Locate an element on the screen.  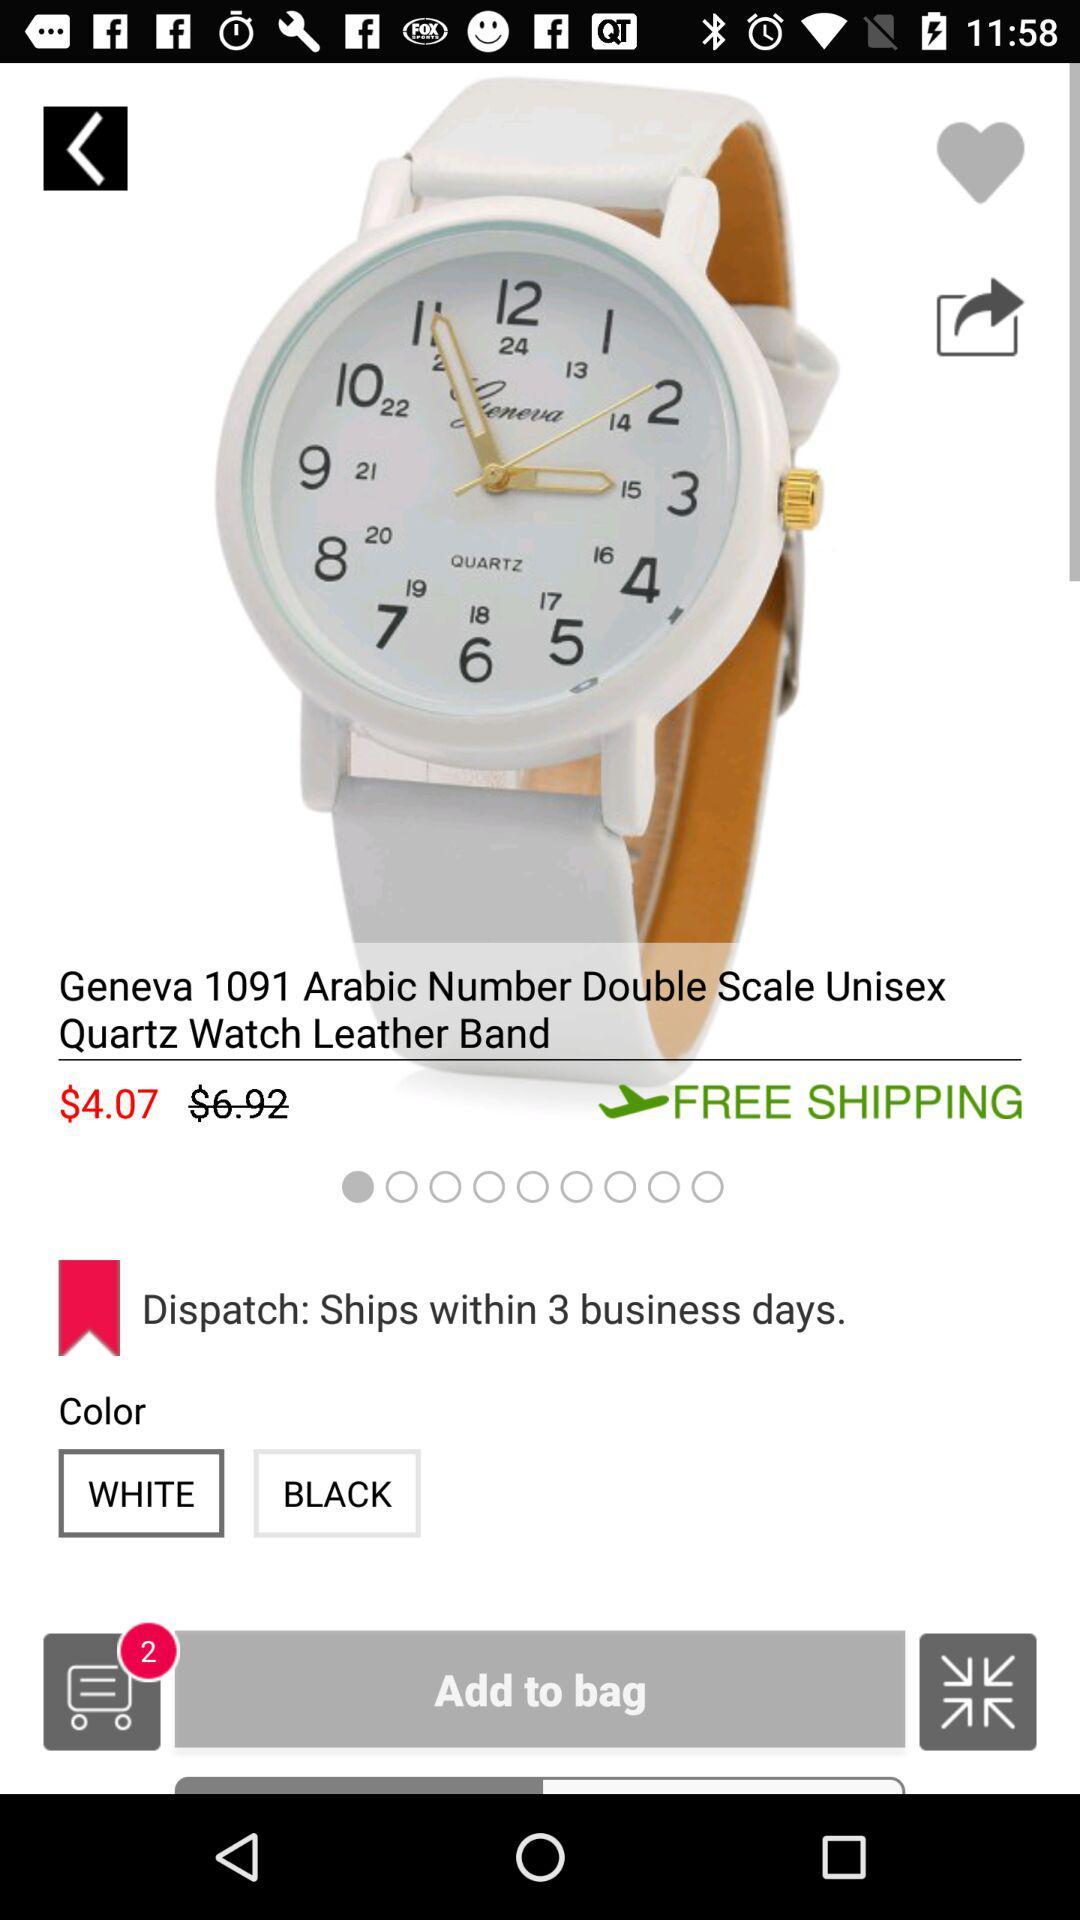
the item below the white item is located at coordinates (101, 1690).